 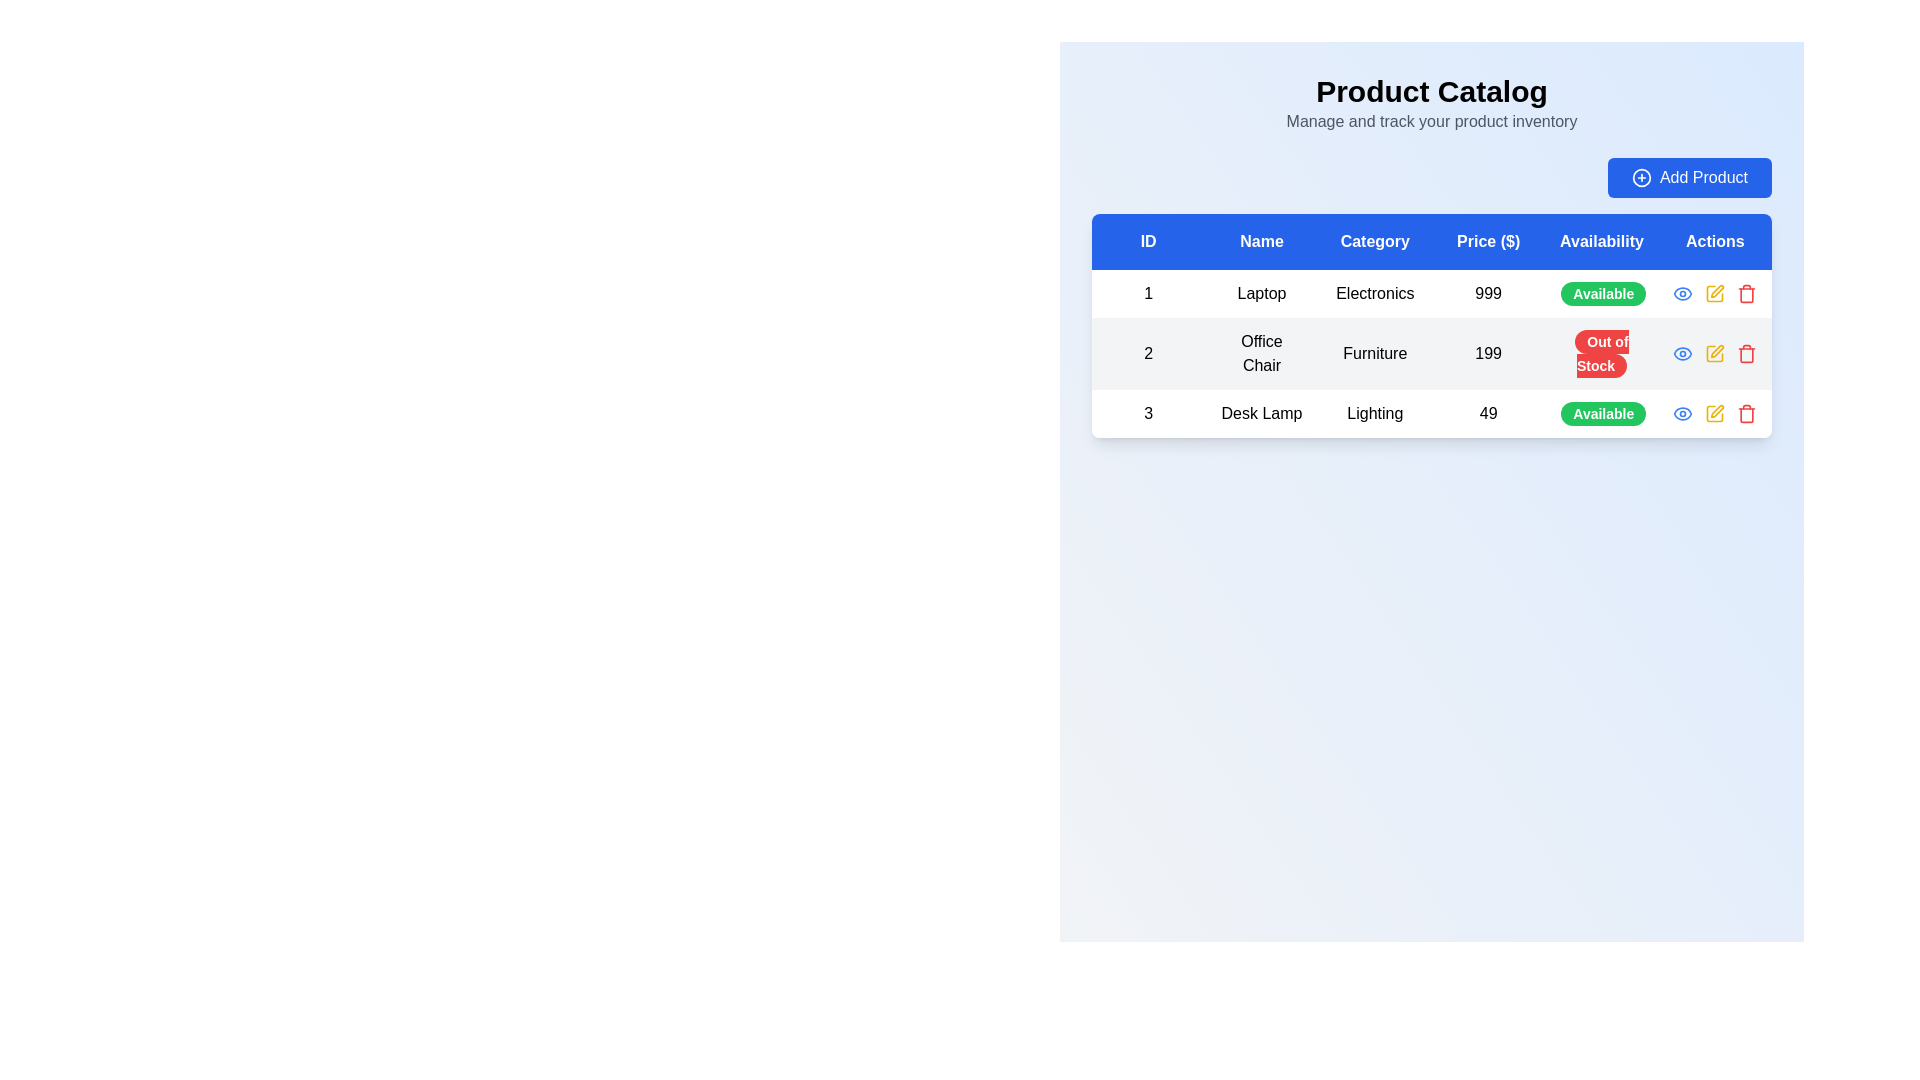 I want to click on the Text Heading and Subtext Block that displays 'Product Catalog' and 'Manage and track your product inventory', so click(x=1430, y=104).